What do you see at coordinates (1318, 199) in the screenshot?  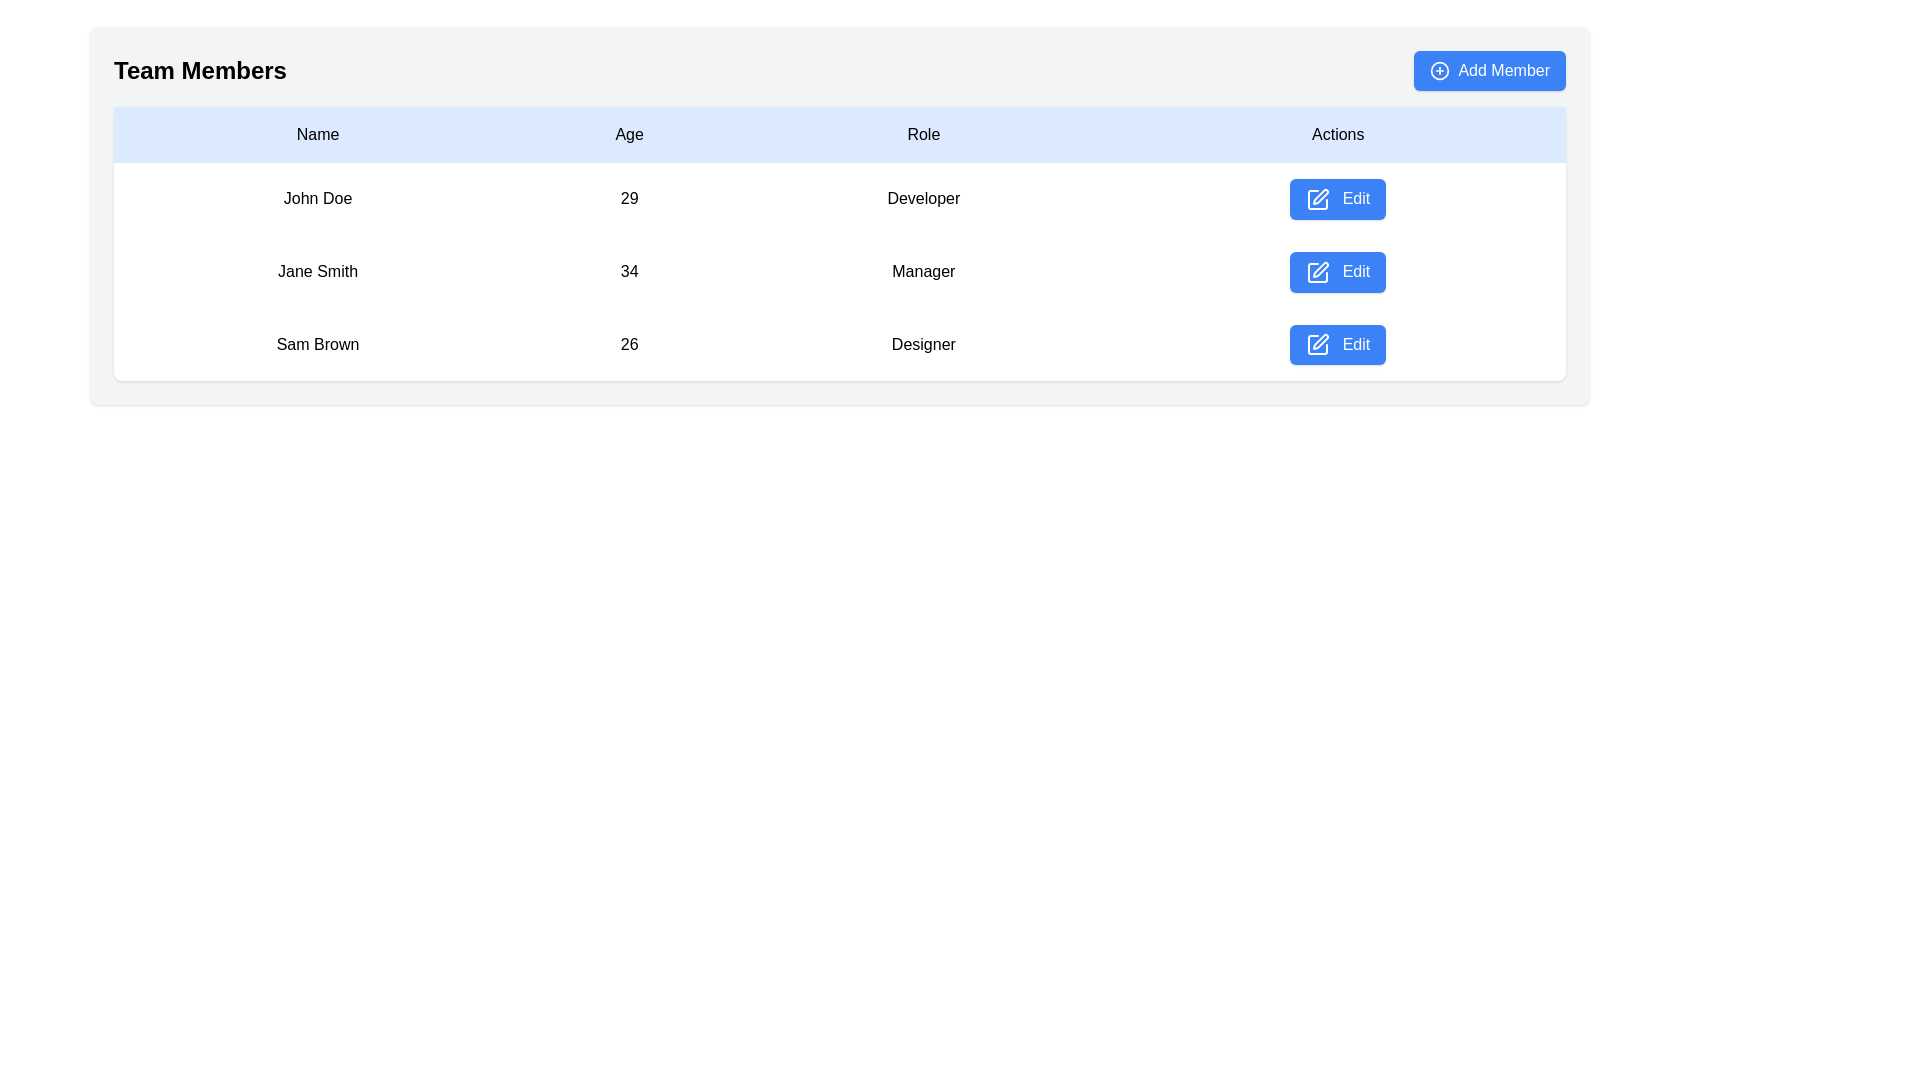 I see `the pen icon embedded within the 'Edit' button in the 'Actions' column of the first row of the table that lists team members, specifically associated with 'John Doe'` at bounding box center [1318, 199].